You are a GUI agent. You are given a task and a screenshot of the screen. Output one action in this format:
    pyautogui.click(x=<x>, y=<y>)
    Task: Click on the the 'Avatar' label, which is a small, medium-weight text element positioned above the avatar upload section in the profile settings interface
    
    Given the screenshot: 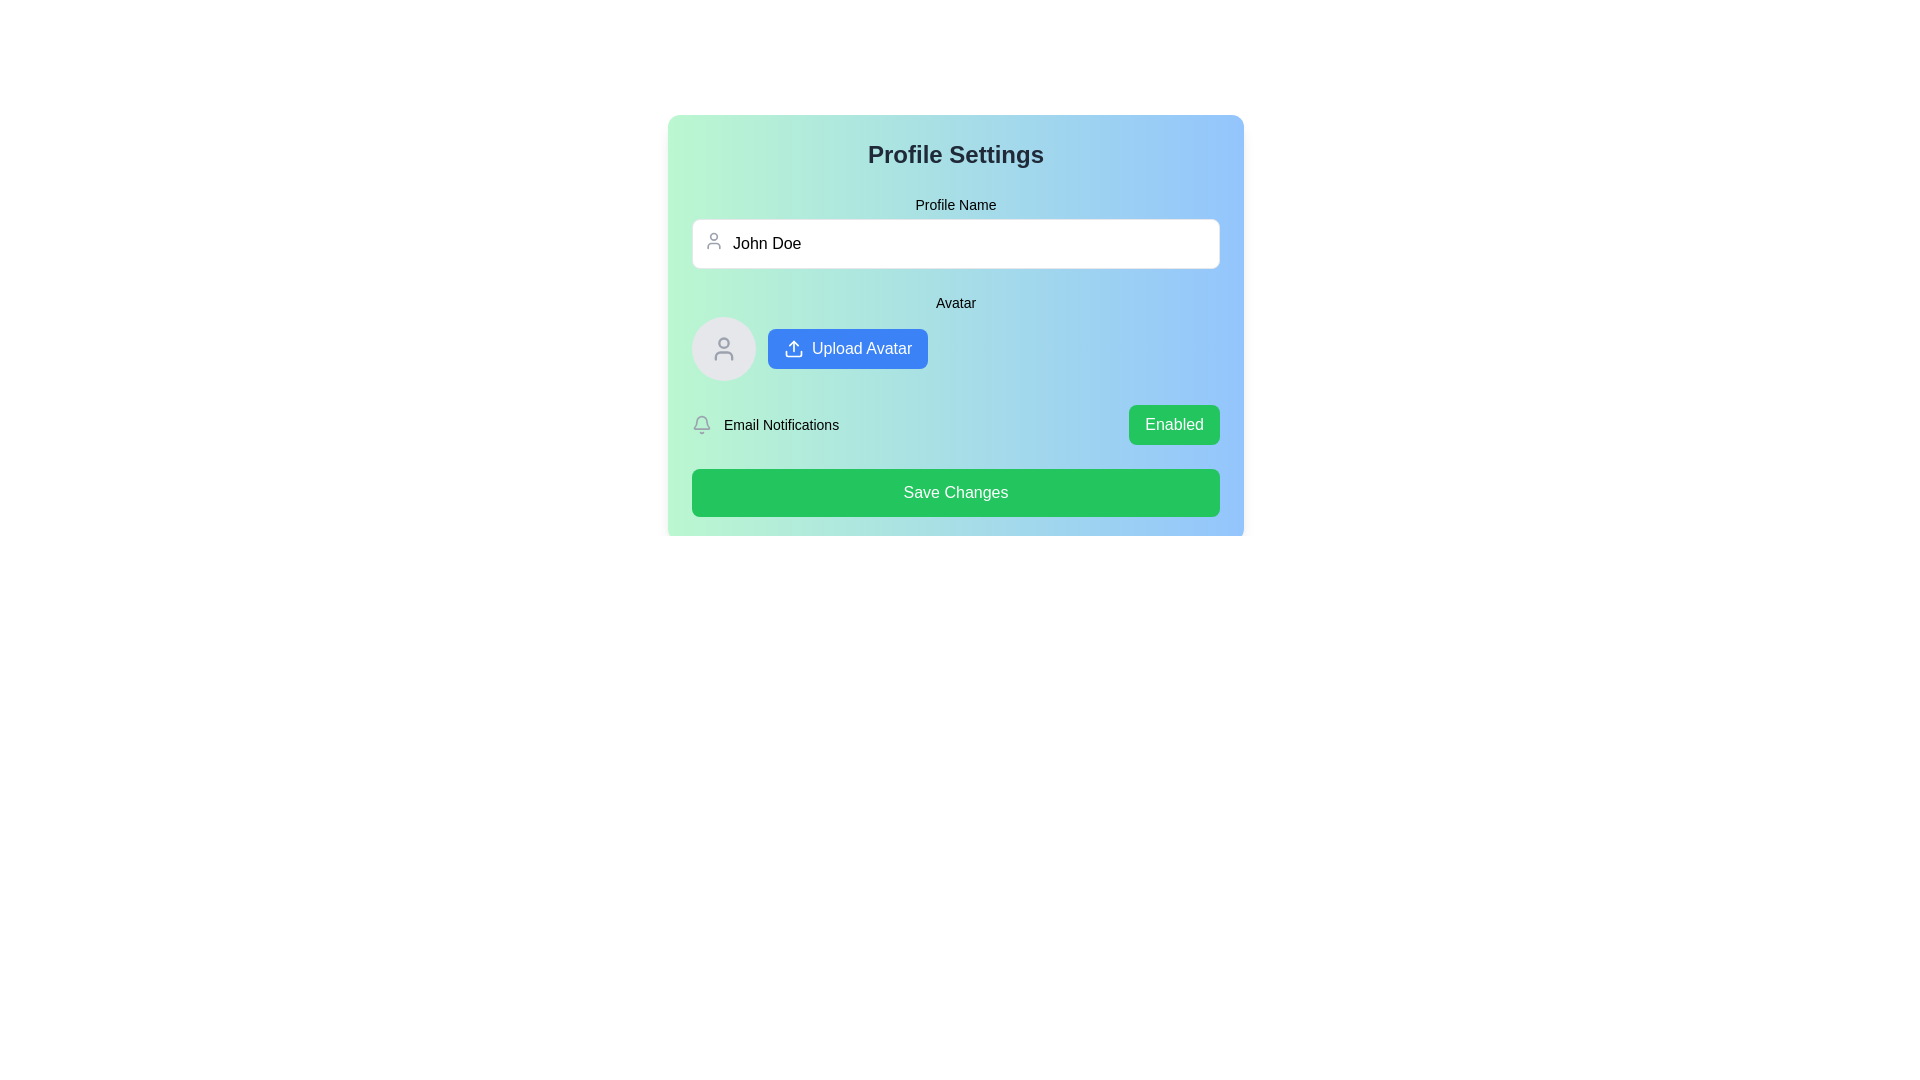 What is the action you would take?
    pyautogui.click(x=954, y=303)
    